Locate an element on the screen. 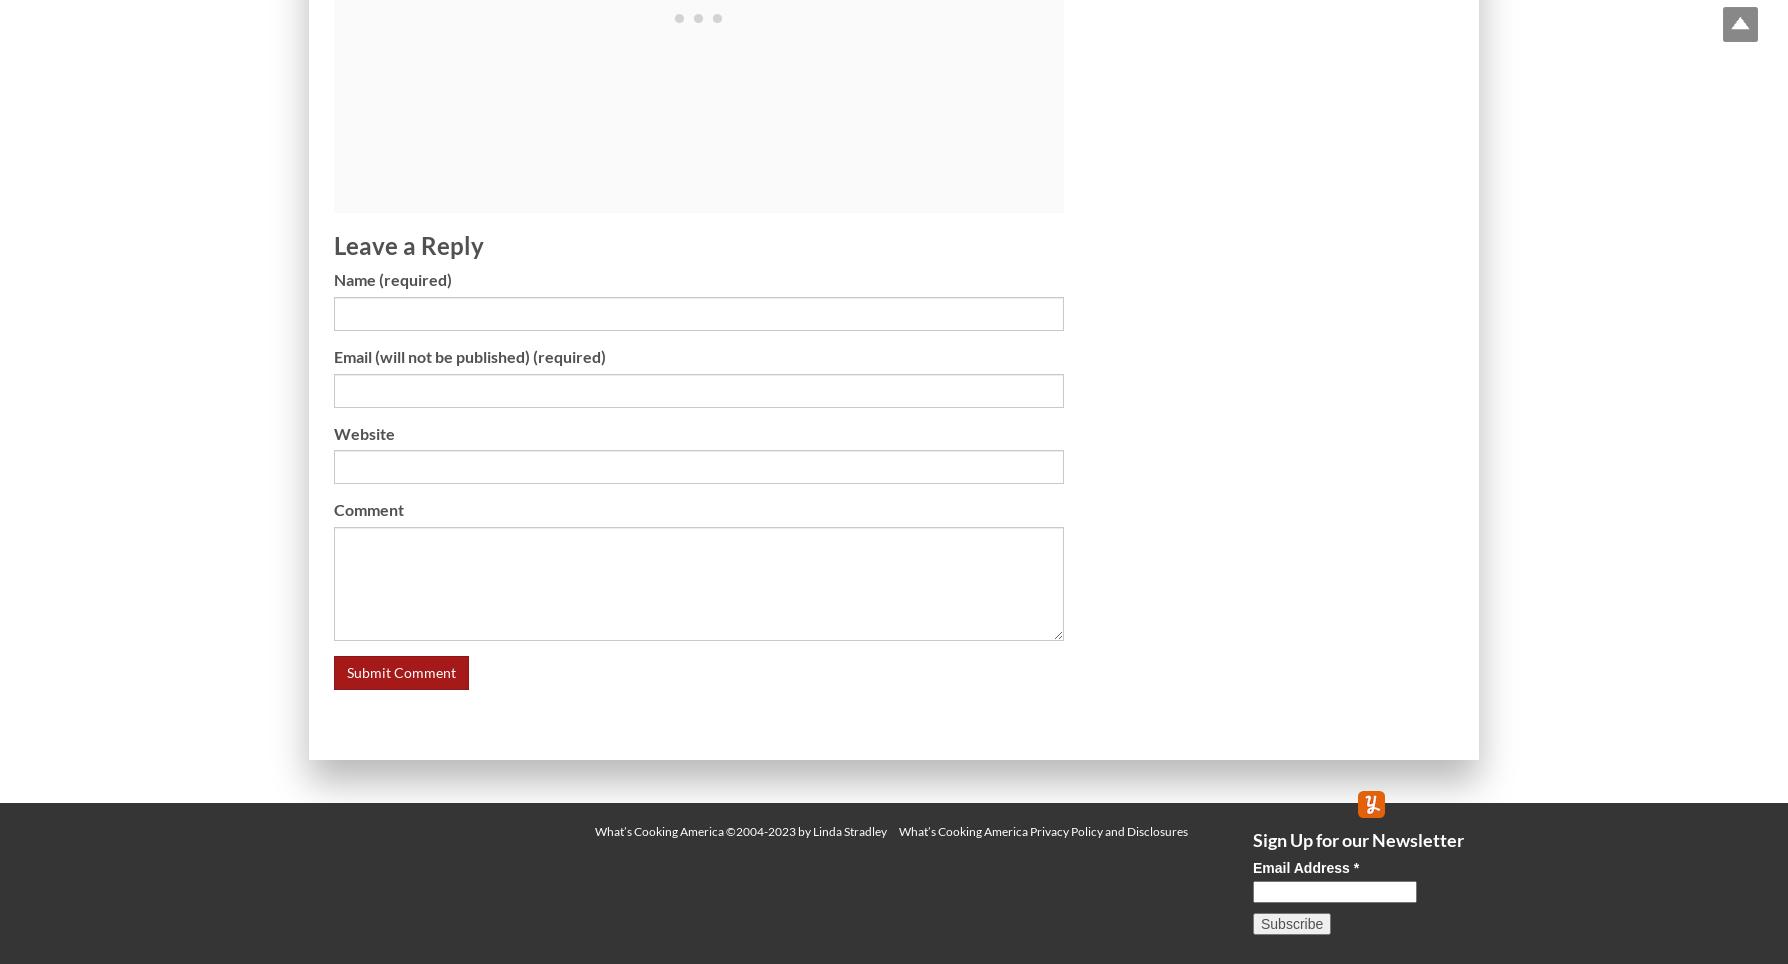 This screenshot has width=1788, height=964. 'Website' is located at coordinates (363, 431).